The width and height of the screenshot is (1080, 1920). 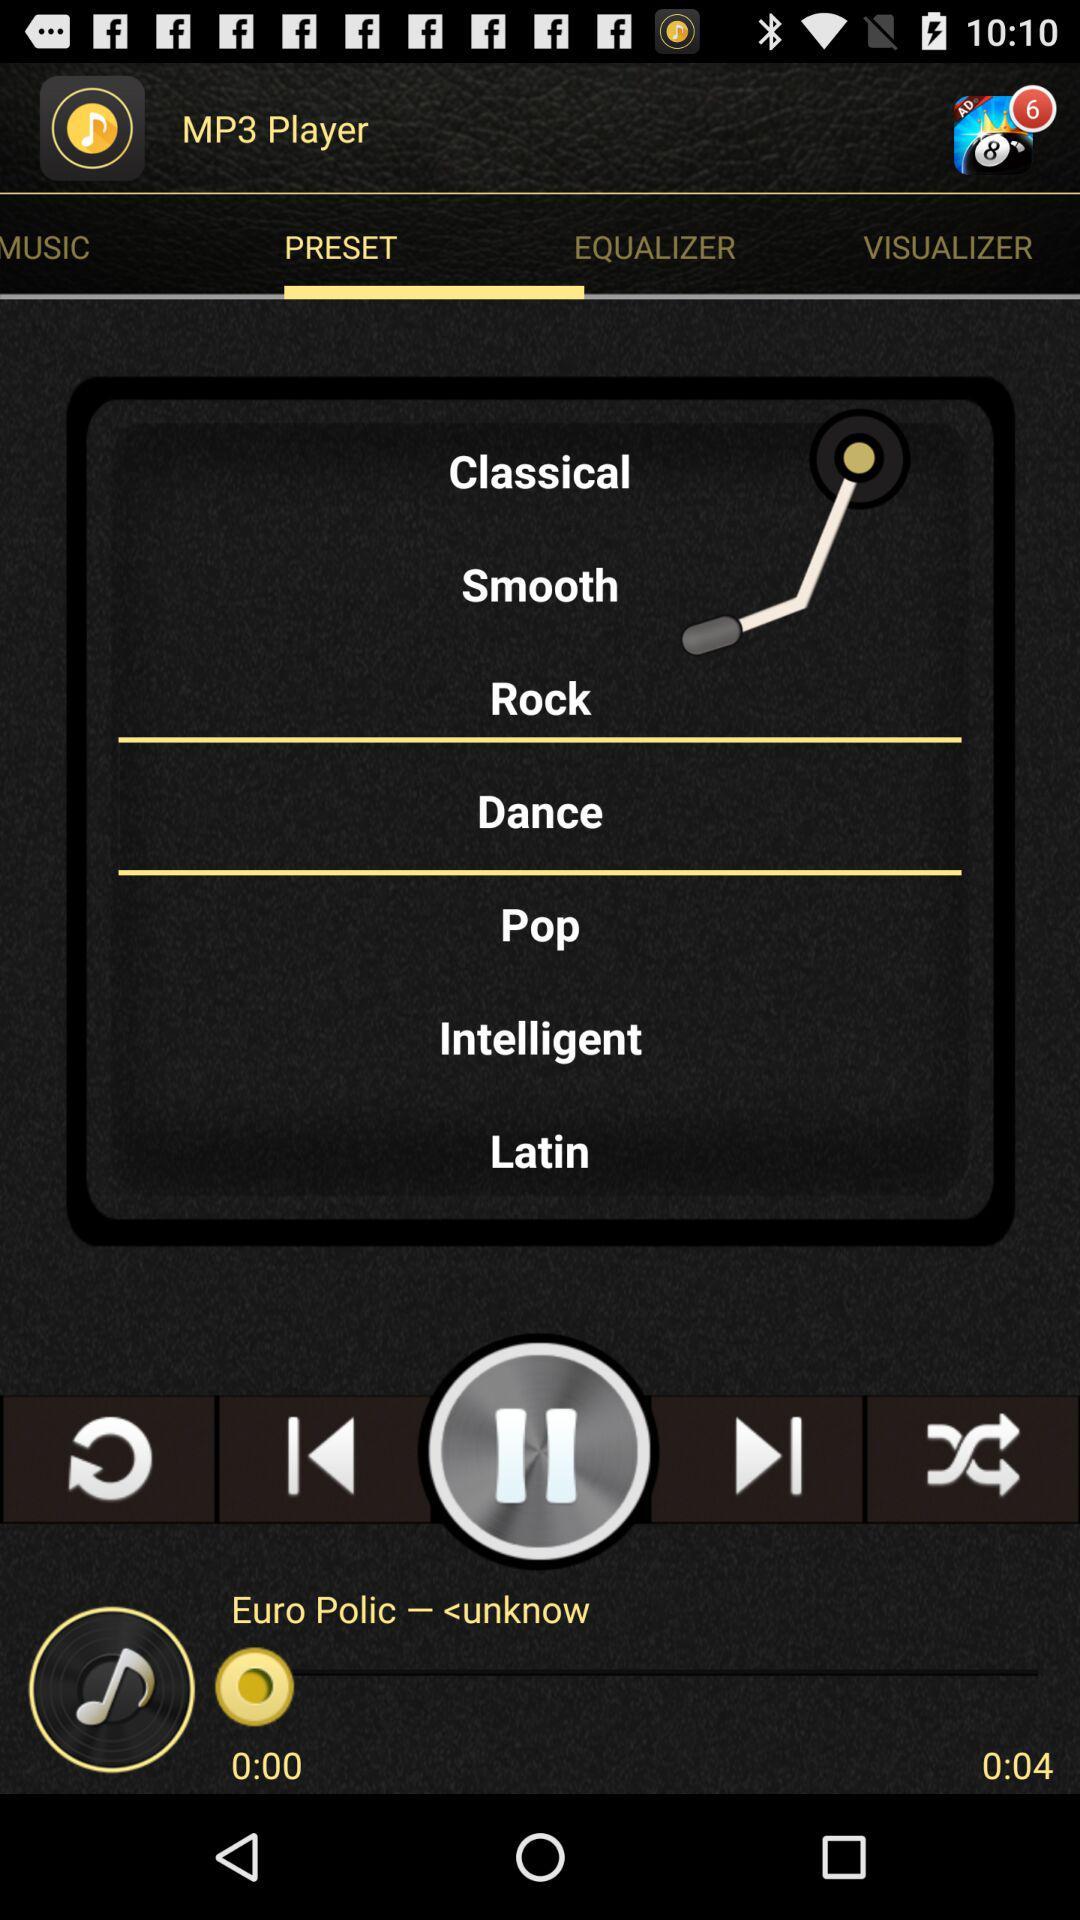 What do you see at coordinates (433, 245) in the screenshot?
I see `preset icon` at bounding box center [433, 245].